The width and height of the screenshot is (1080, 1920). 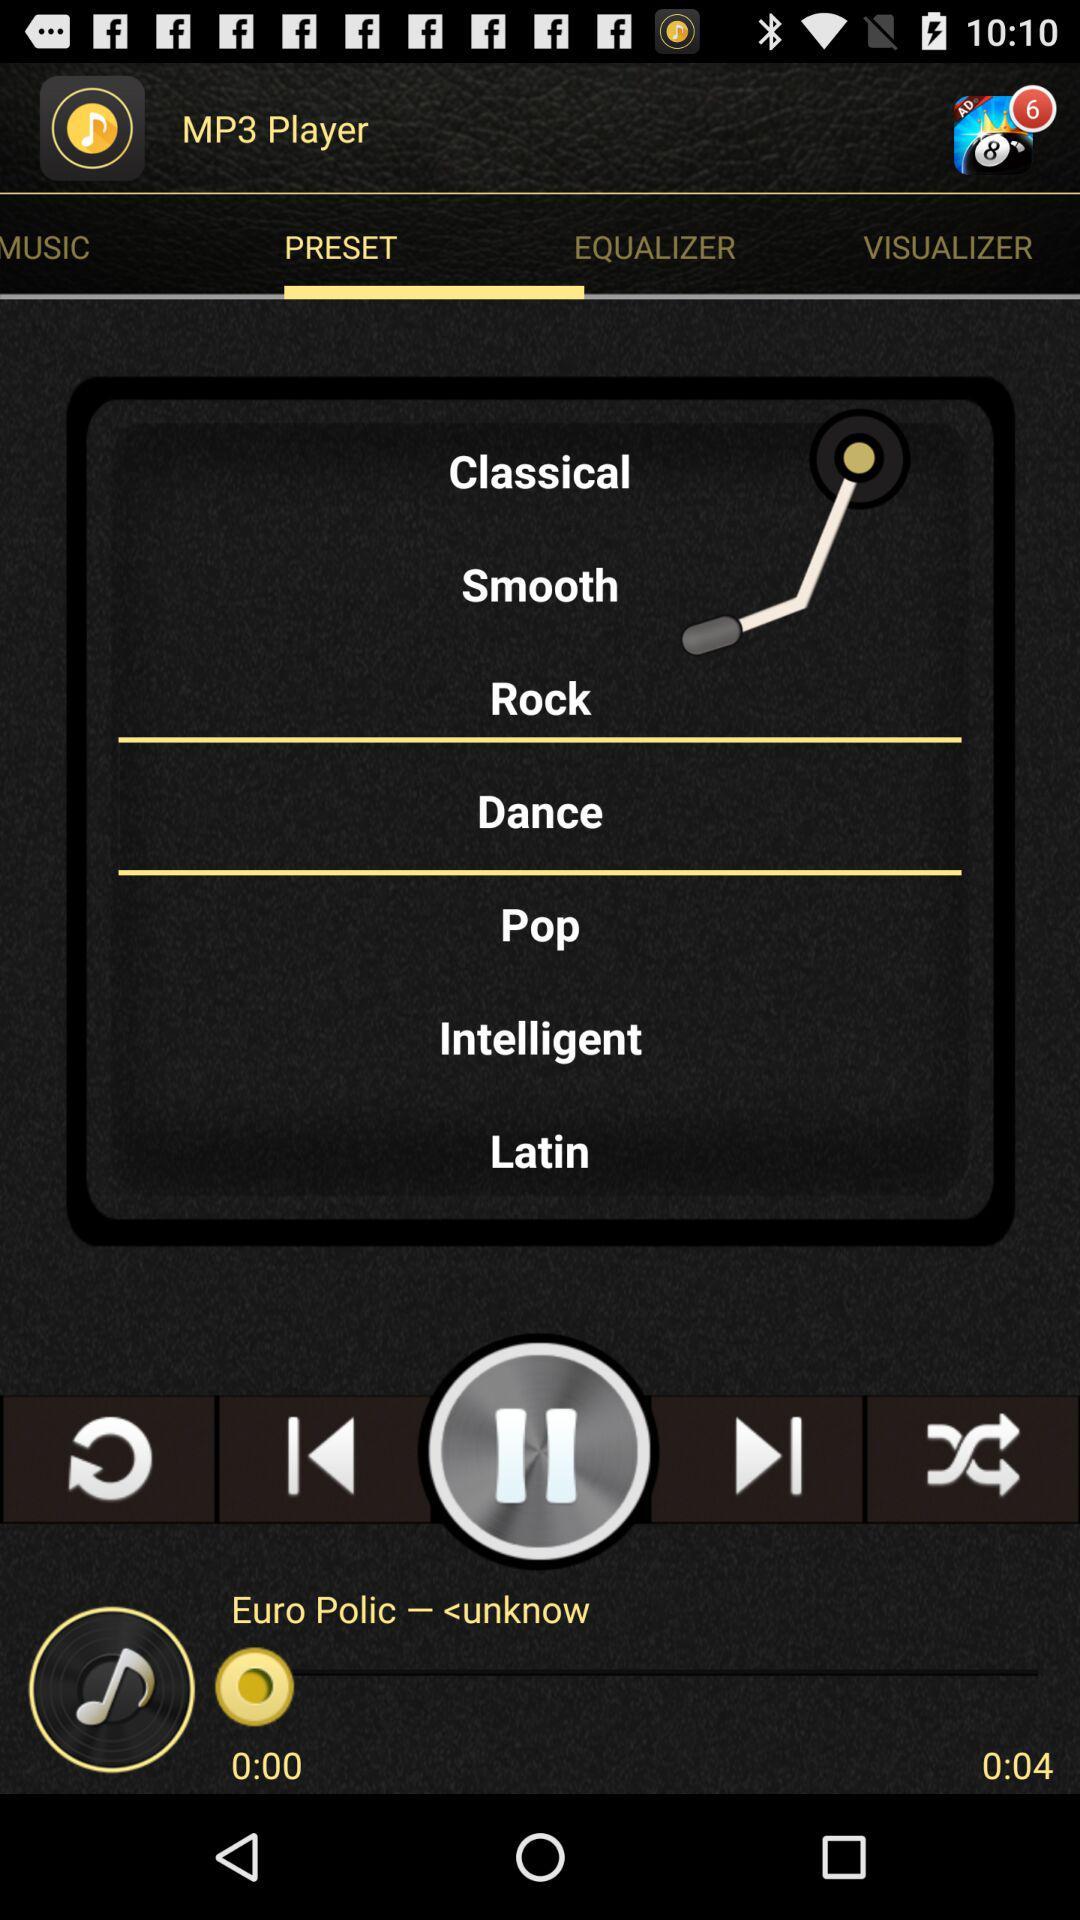 What do you see at coordinates (433, 245) in the screenshot?
I see `preset icon` at bounding box center [433, 245].